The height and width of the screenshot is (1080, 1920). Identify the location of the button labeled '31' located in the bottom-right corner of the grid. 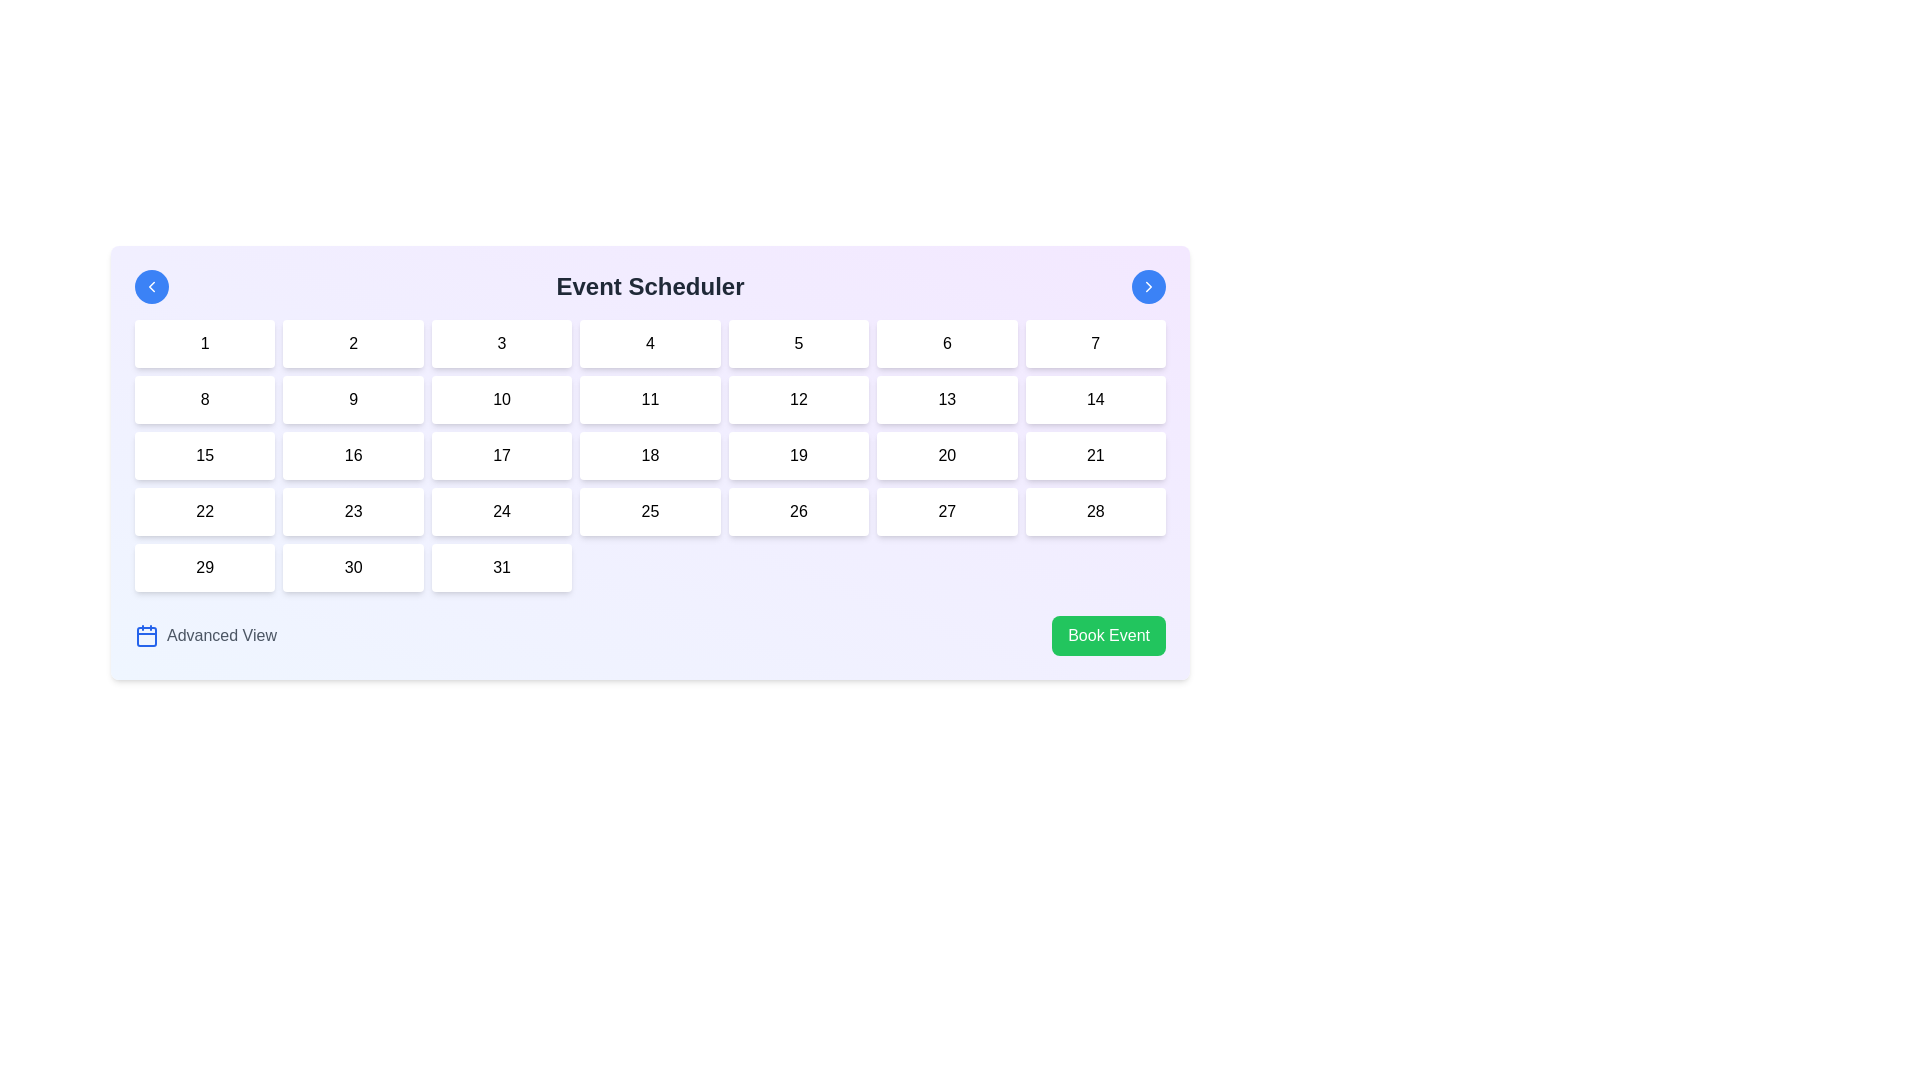
(502, 567).